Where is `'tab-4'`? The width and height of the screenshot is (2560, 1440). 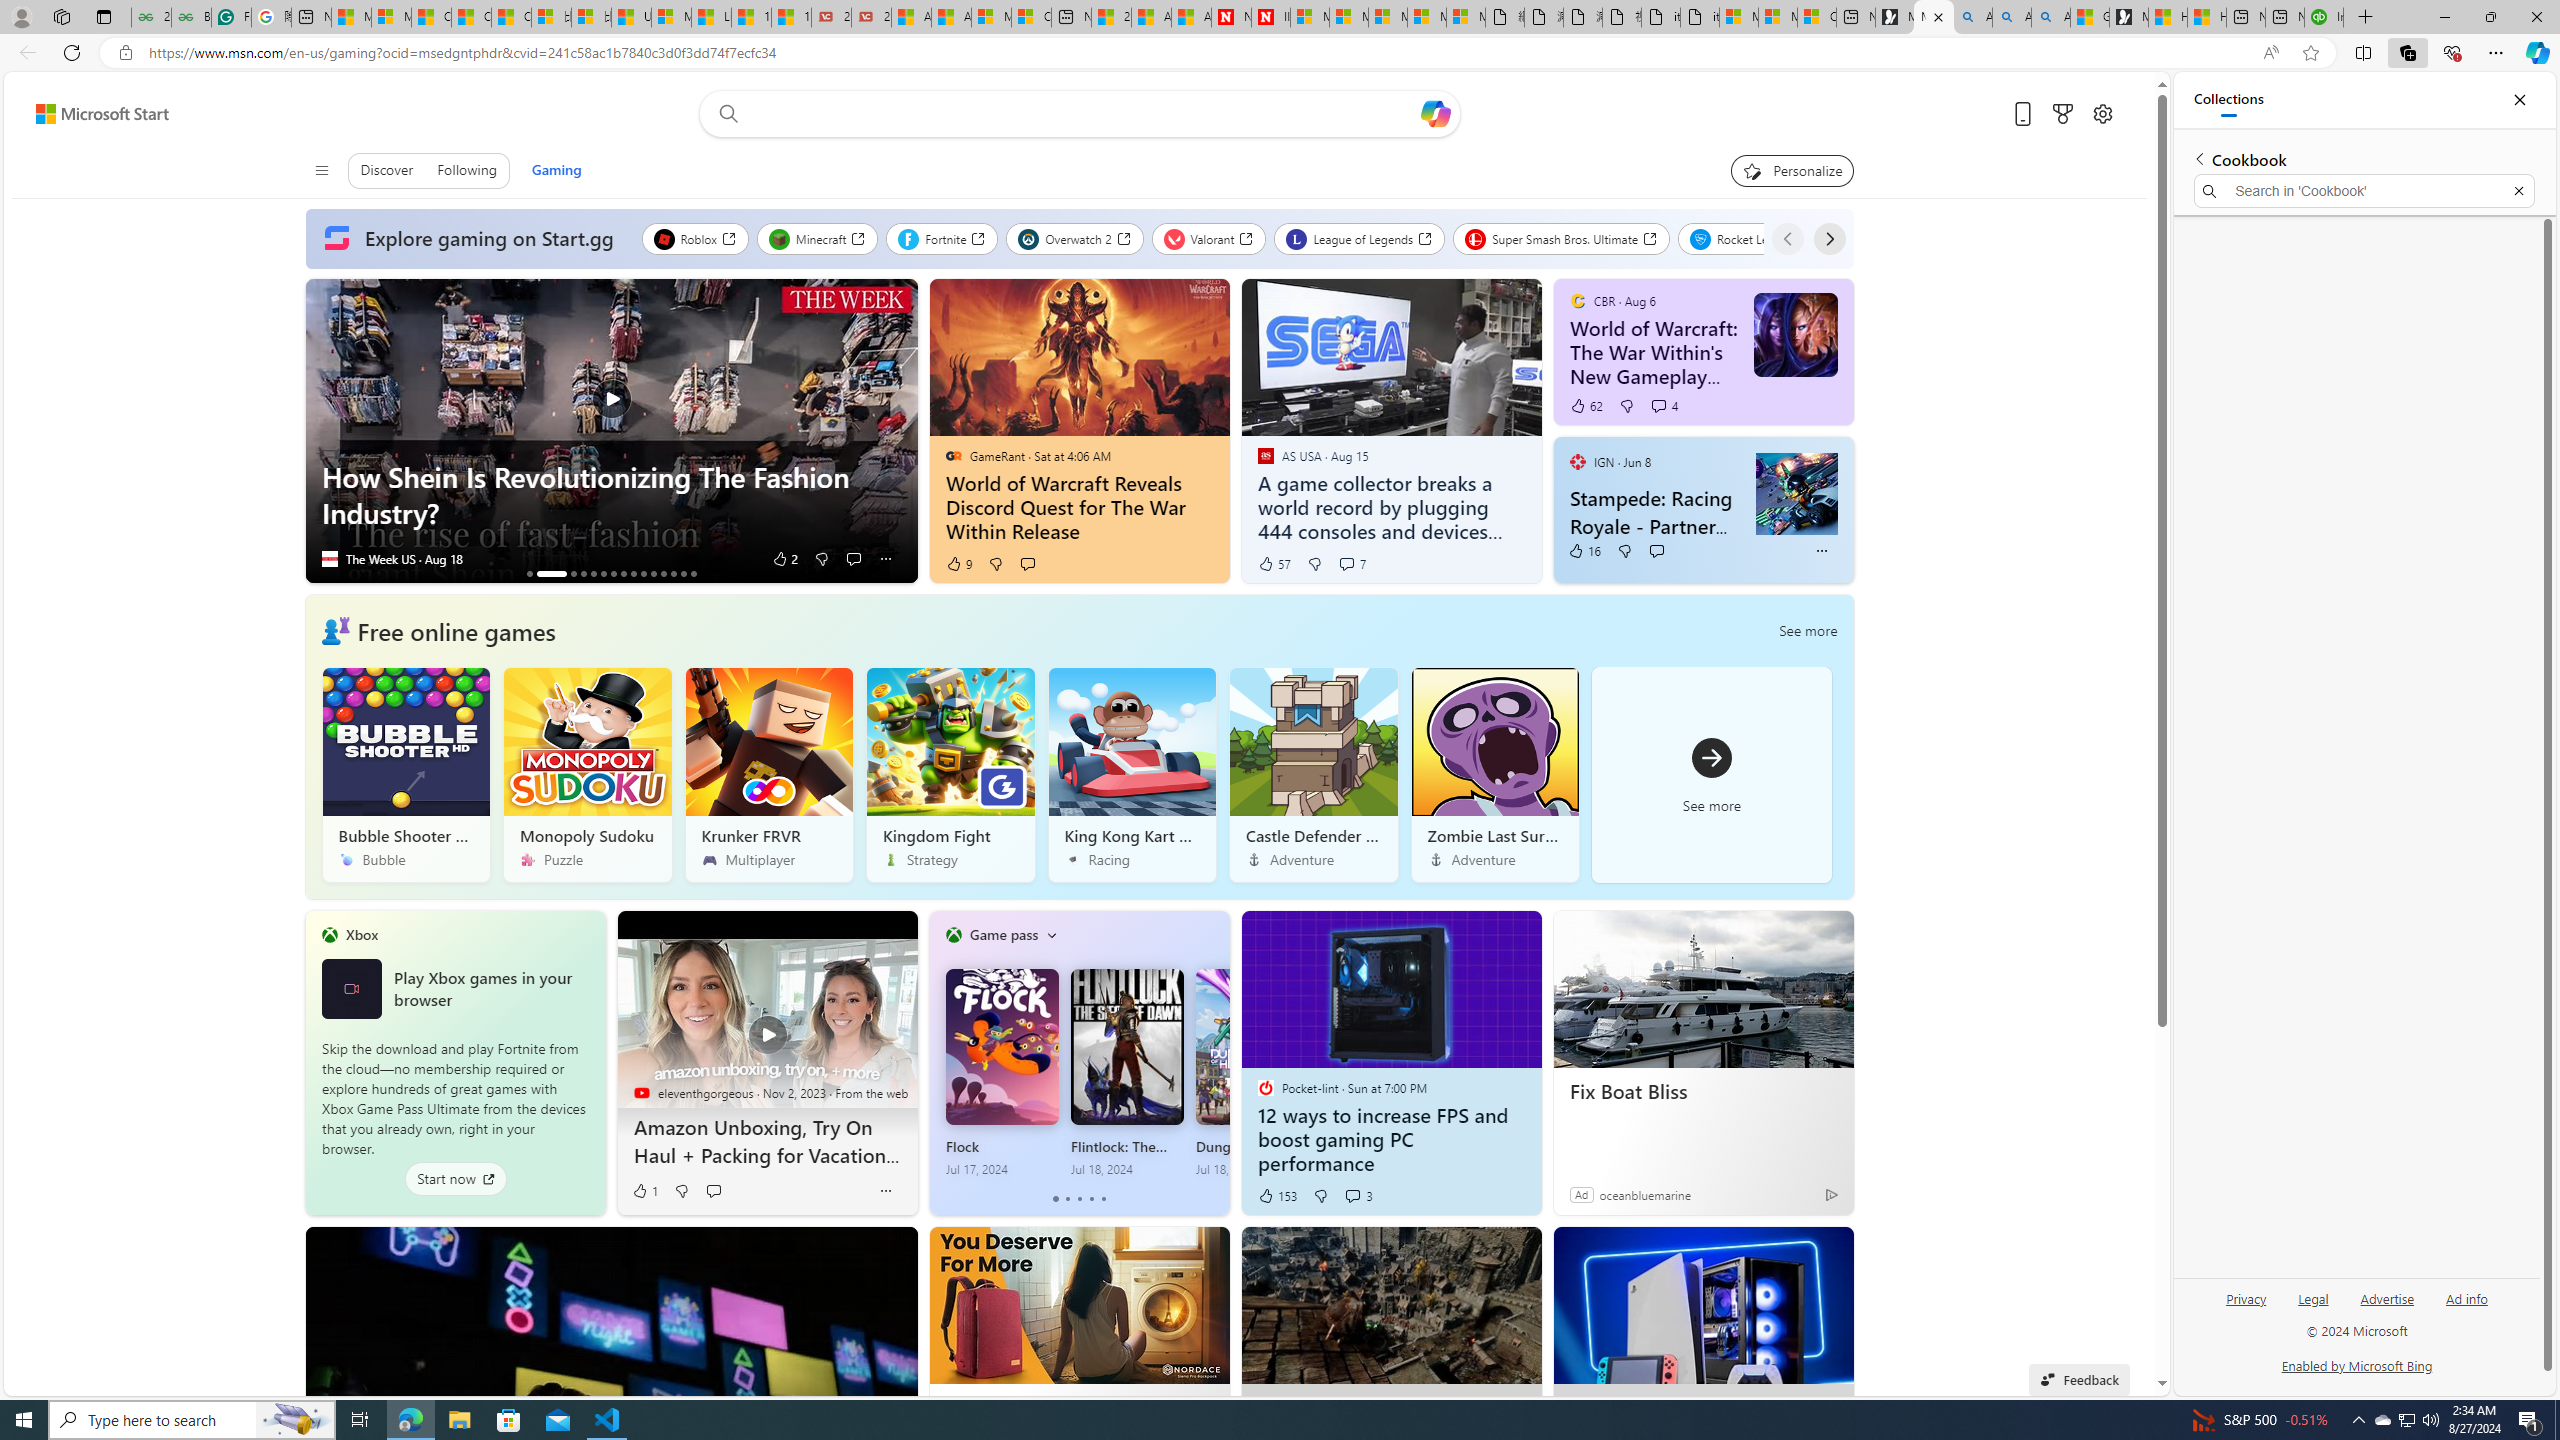
'tab-4' is located at coordinates (1104, 1198).